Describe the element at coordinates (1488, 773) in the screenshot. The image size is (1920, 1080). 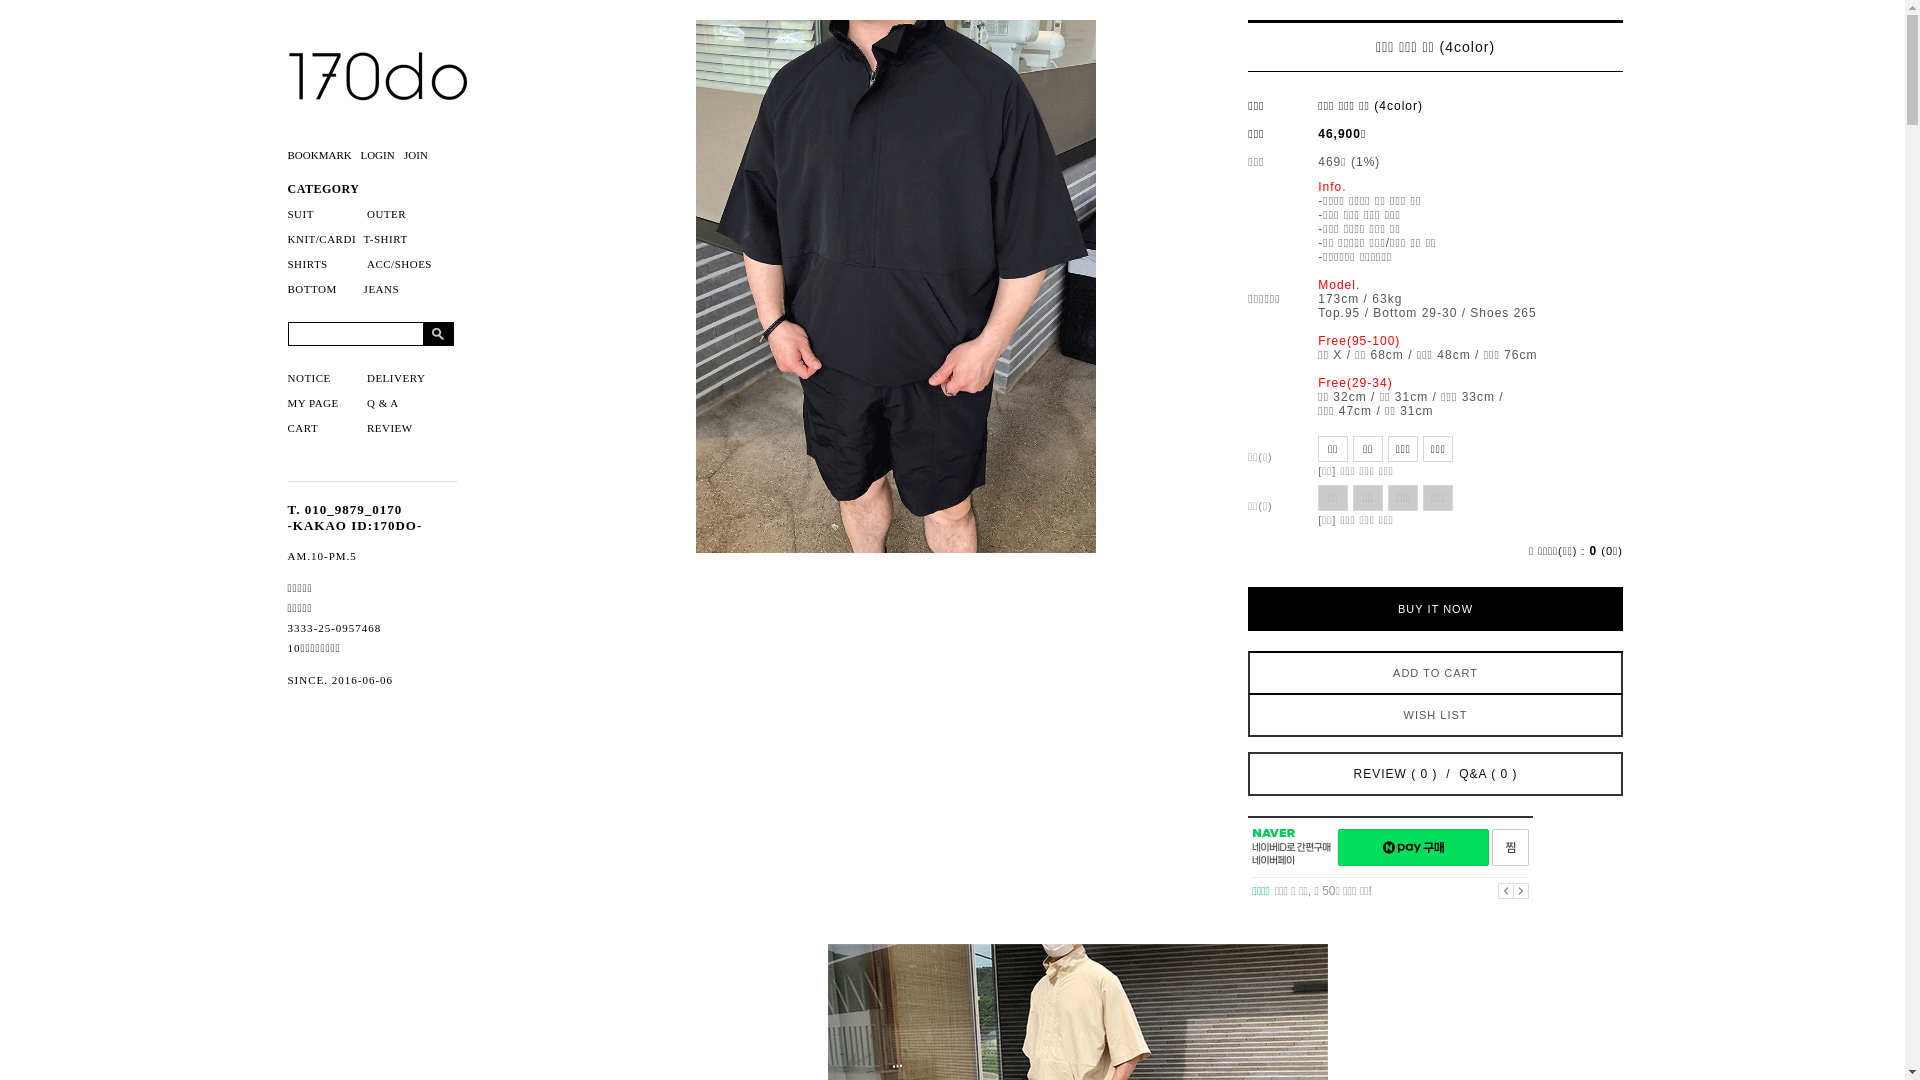
I see `'Q&A ( 0 )'` at that location.